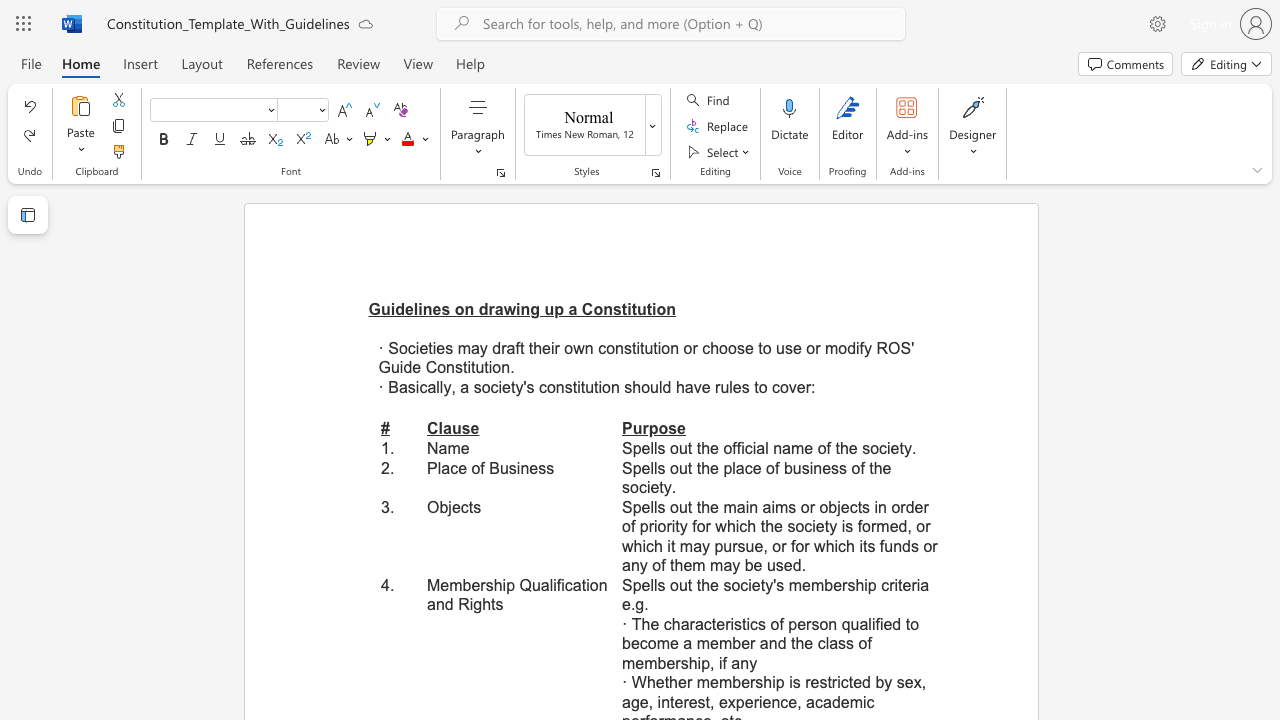  I want to click on the 2th character "s" in the text, so click(866, 447).